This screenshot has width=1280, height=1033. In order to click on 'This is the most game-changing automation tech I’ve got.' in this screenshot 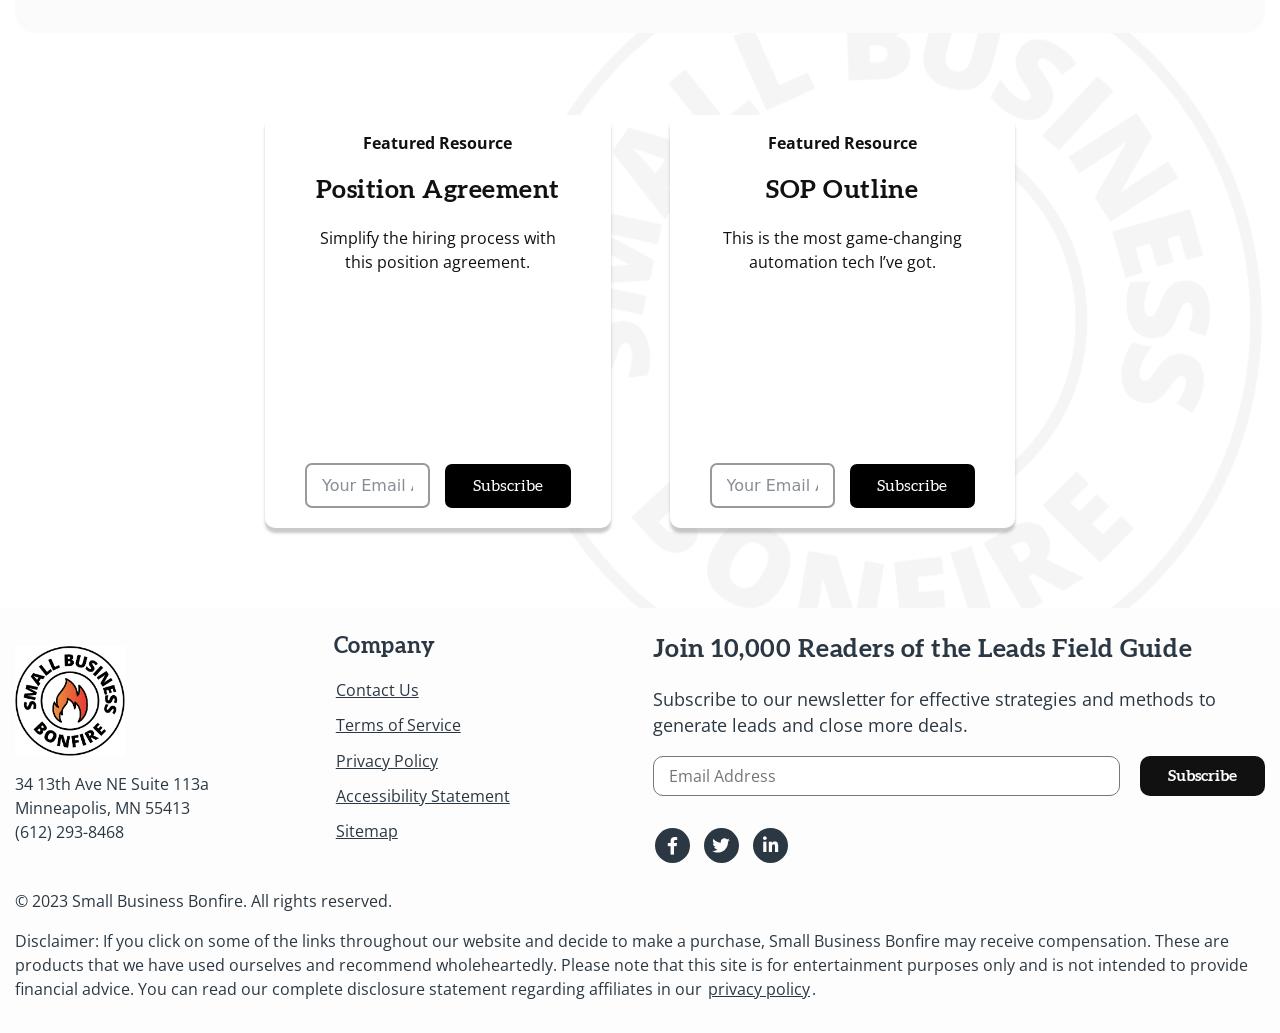, I will do `click(721, 247)`.